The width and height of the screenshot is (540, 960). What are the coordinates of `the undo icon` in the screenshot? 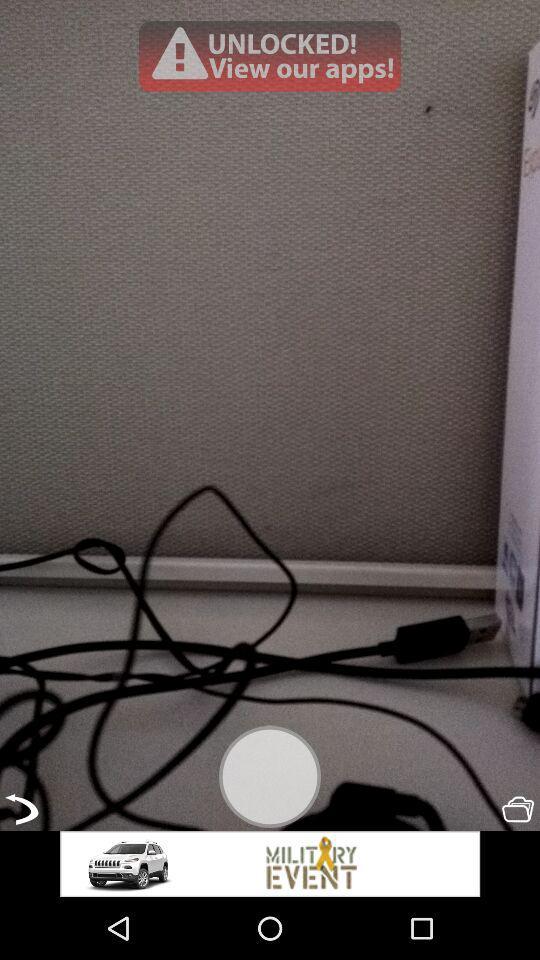 It's located at (20, 865).